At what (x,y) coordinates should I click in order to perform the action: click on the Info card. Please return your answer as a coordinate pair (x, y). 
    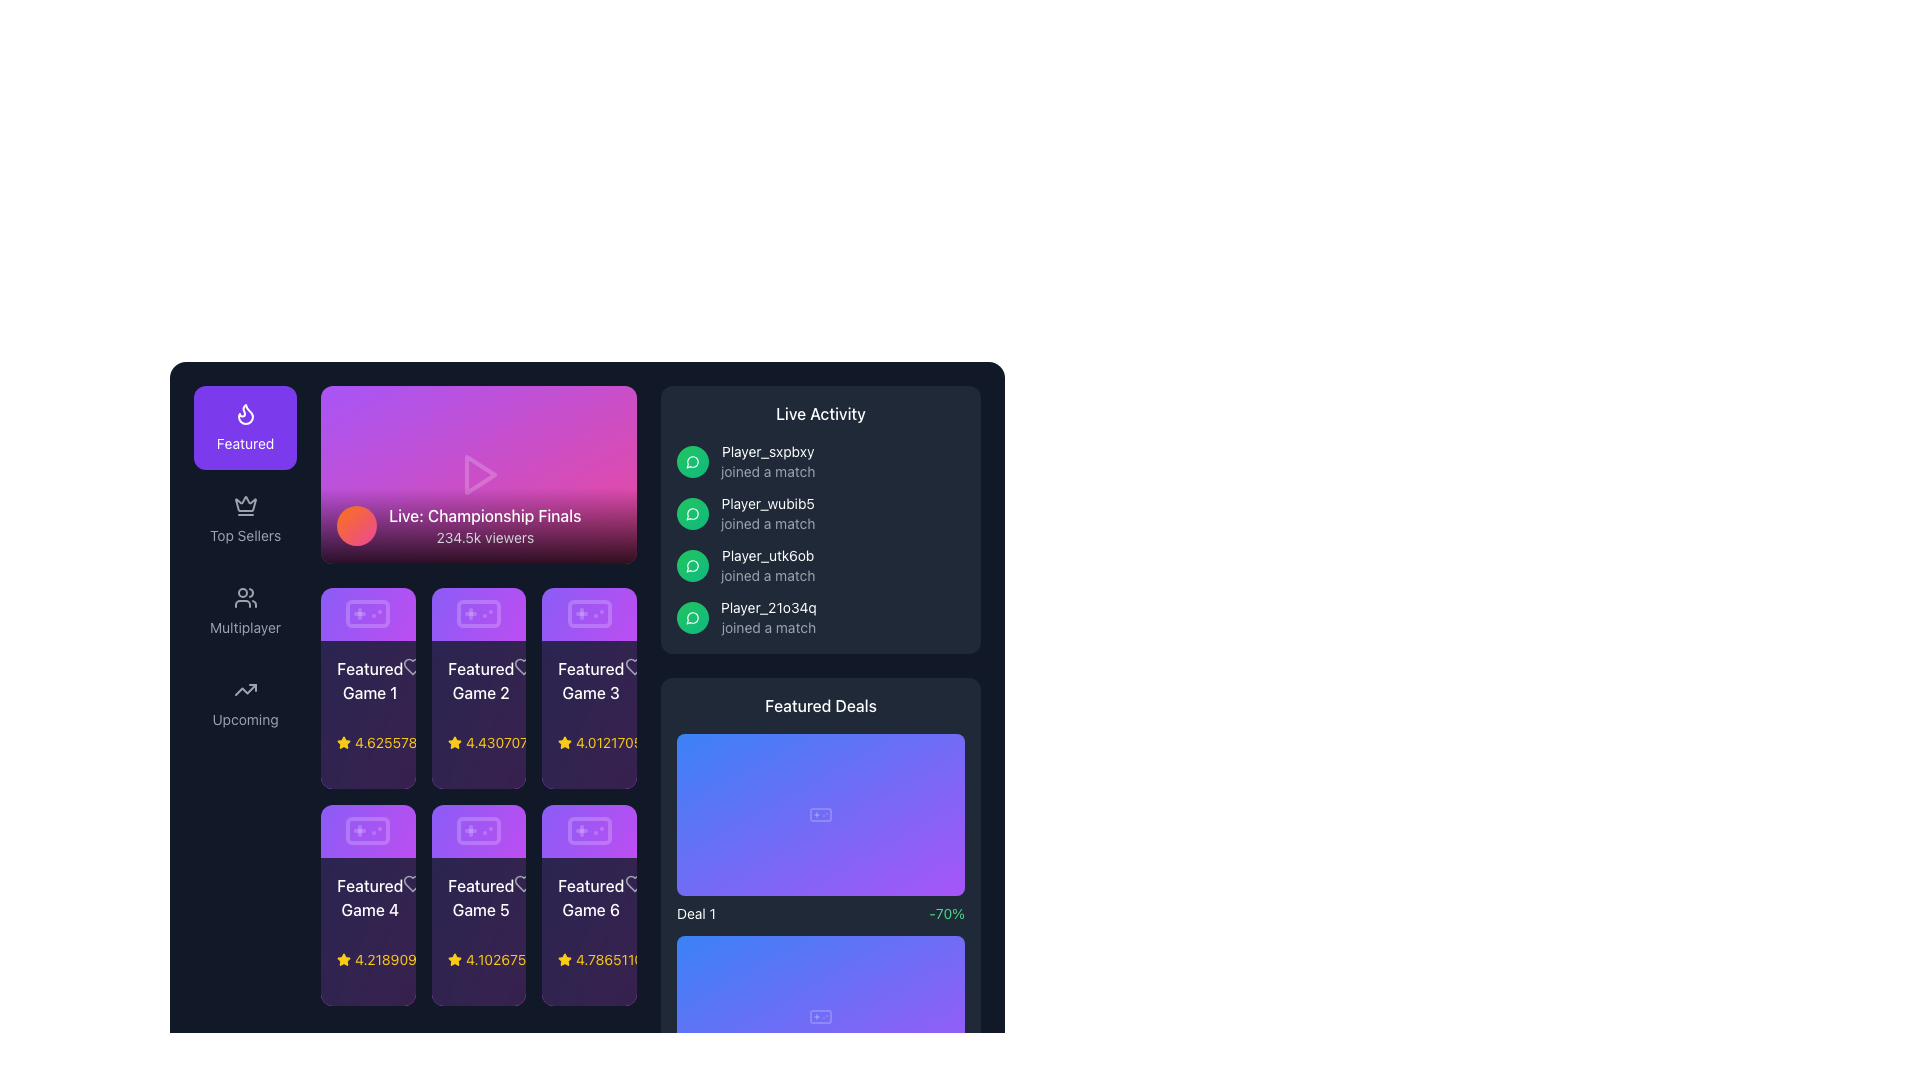
    Looking at the image, I should click on (368, 932).